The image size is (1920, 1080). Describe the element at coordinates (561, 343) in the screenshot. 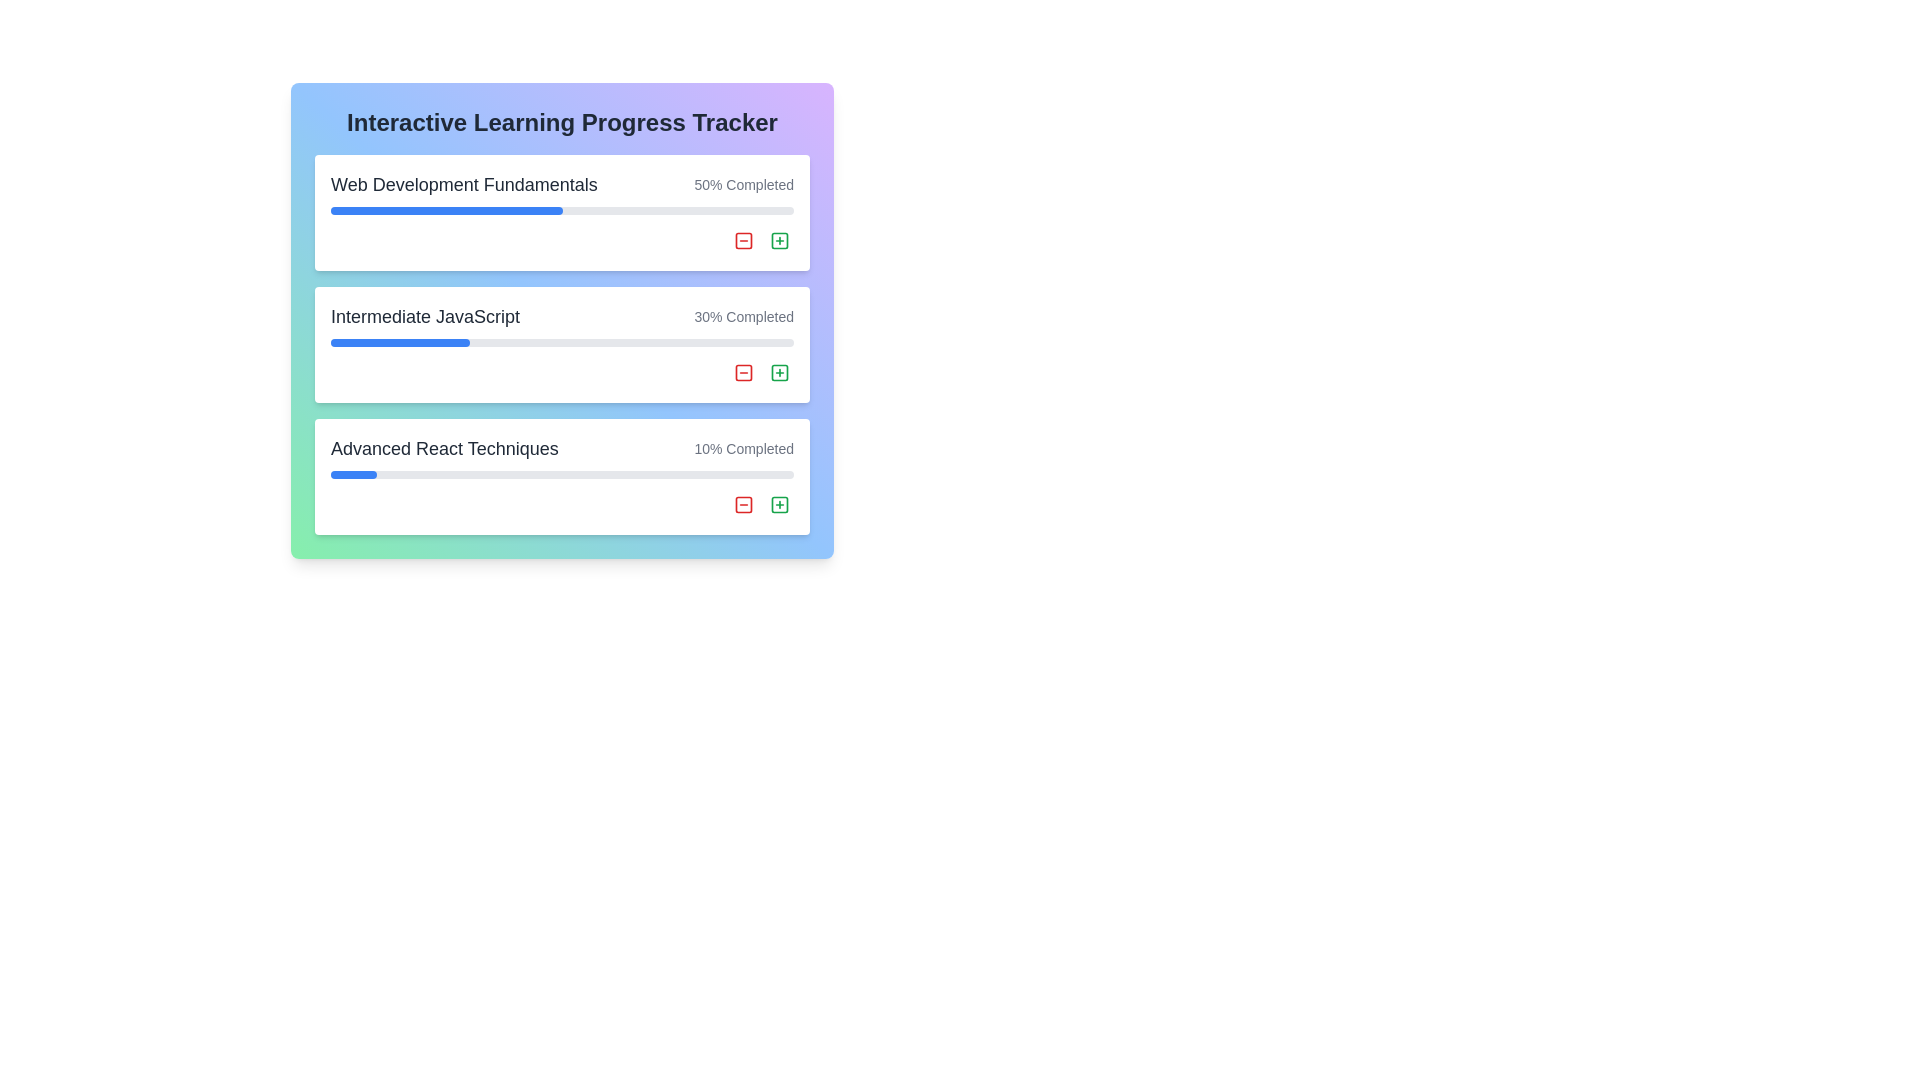

I see `the details of the progress for the 'Intermediate JavaScript' course by clicking on the progress tracker card, which is the second card in a vertical list of three cards` at that location.